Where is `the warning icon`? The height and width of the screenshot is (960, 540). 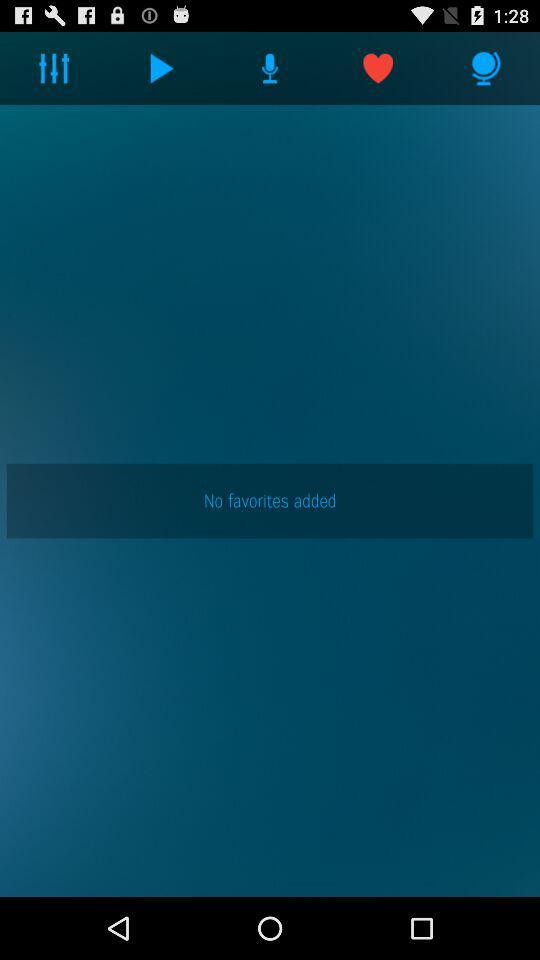
the warning icon is located at coordinates (270, 72).